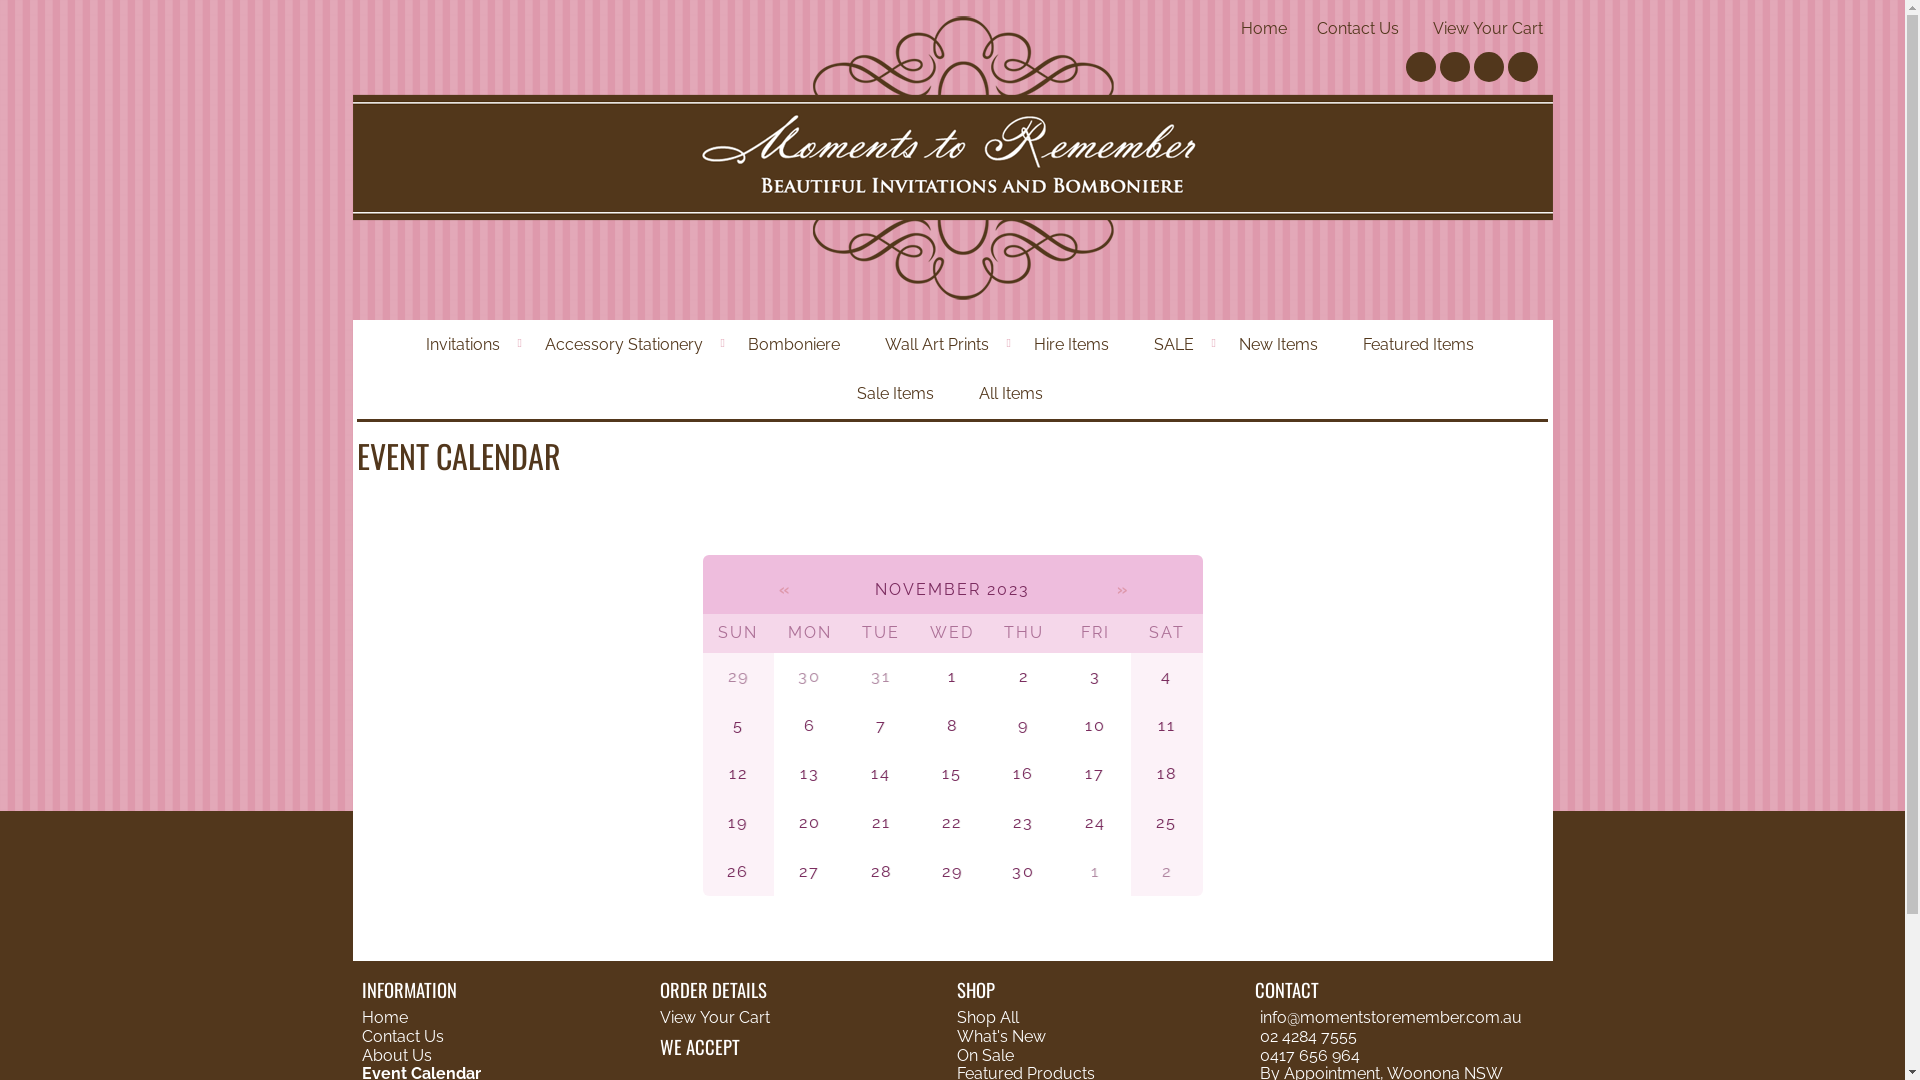  What do you see at coordinates (1281, 344) in the screenshot?
I see `'New Items'` at bounding box center [1281, 344].